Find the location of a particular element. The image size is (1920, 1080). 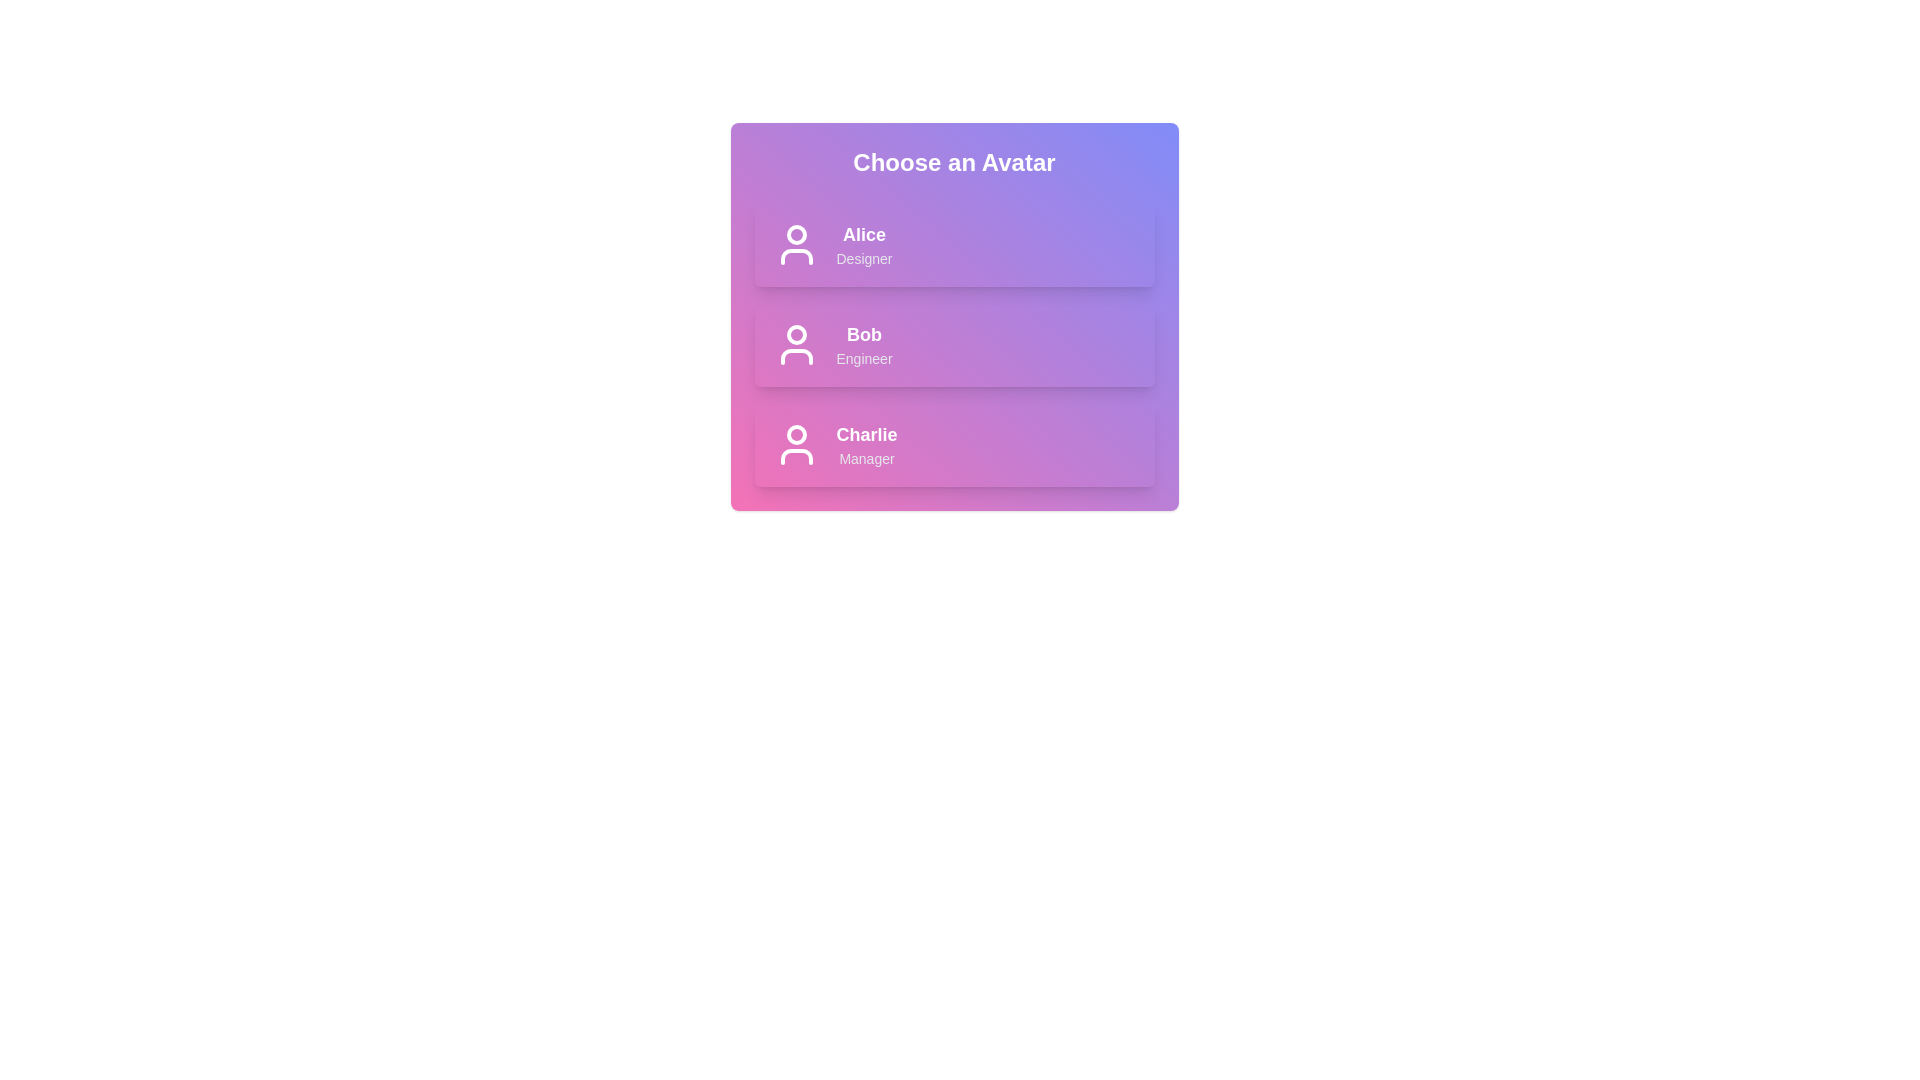

the user icon, which is a white human figure on a purple background, located above the 'AliceDesigner' label is located at coordinates (795, 244).